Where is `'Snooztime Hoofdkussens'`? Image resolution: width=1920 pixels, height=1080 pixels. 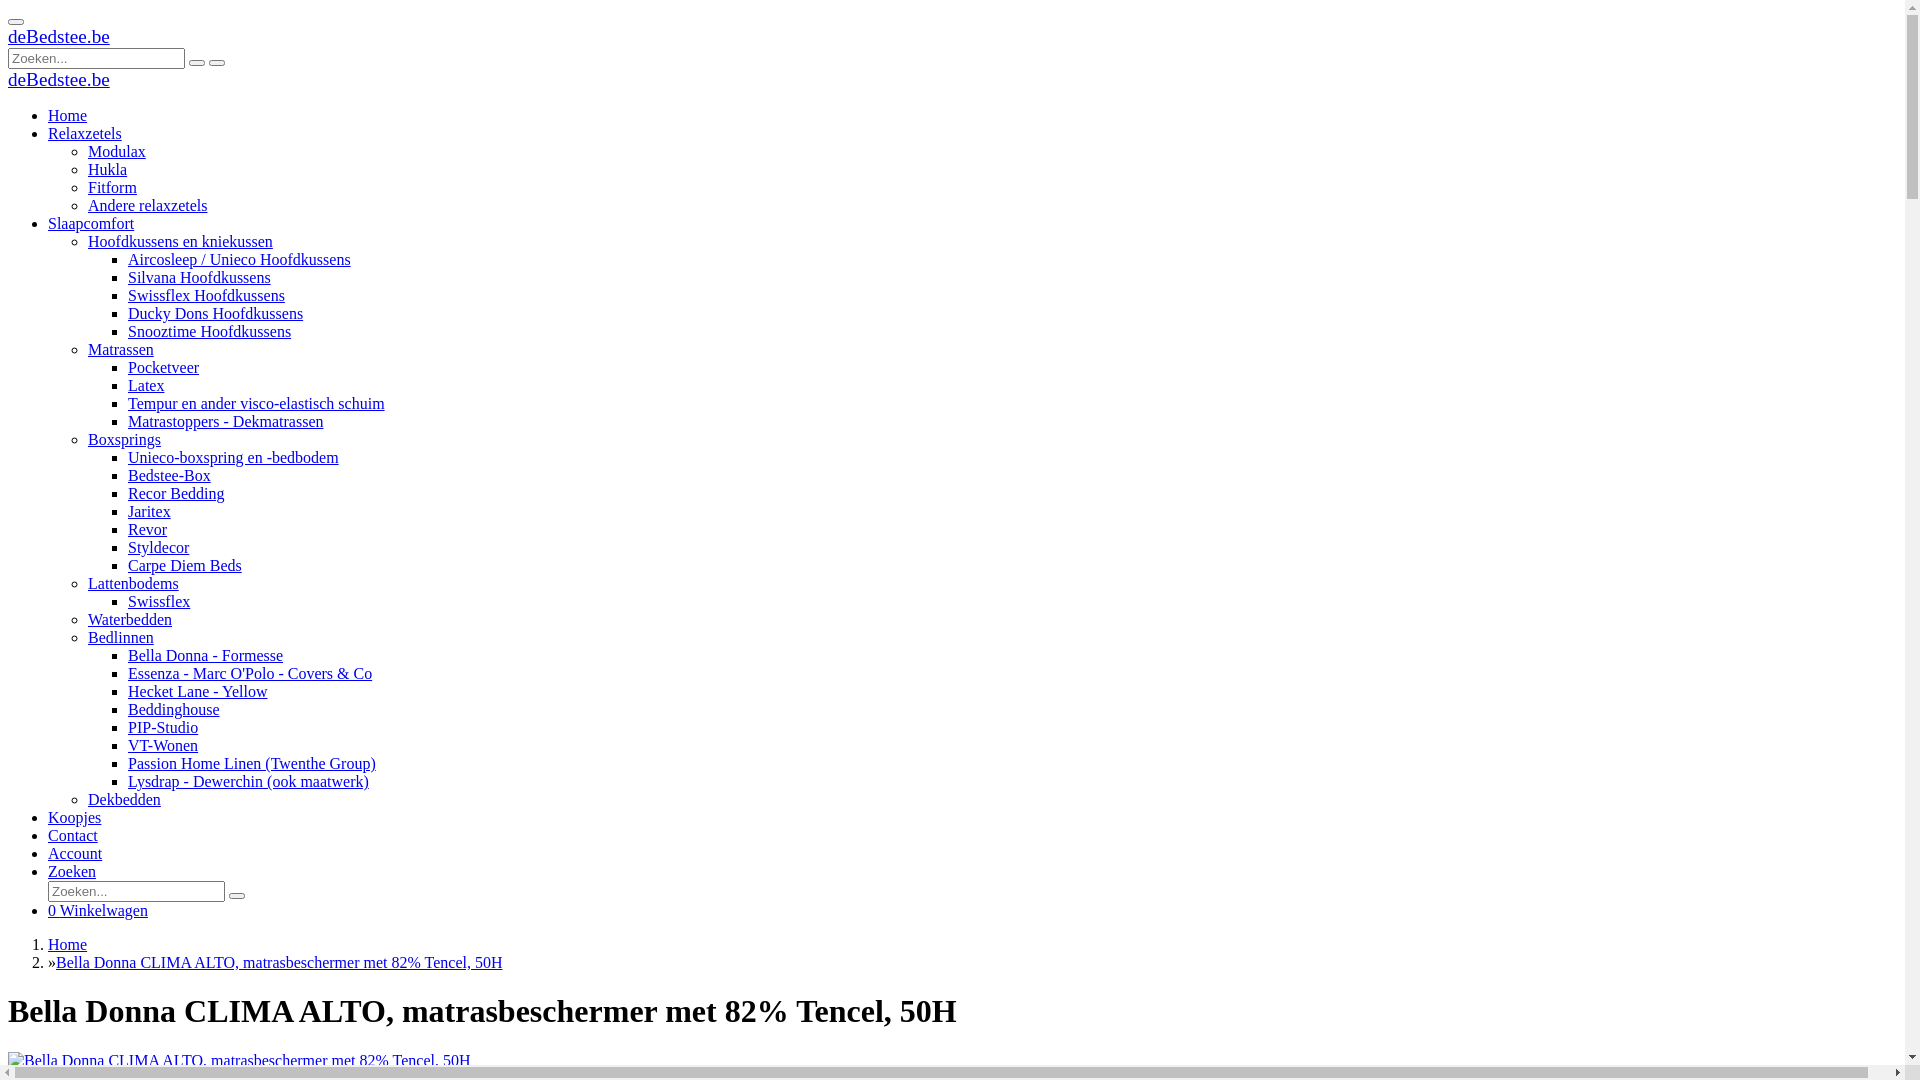
'Snooztime Hoofdkussens' is located at coordinates (209, 330).